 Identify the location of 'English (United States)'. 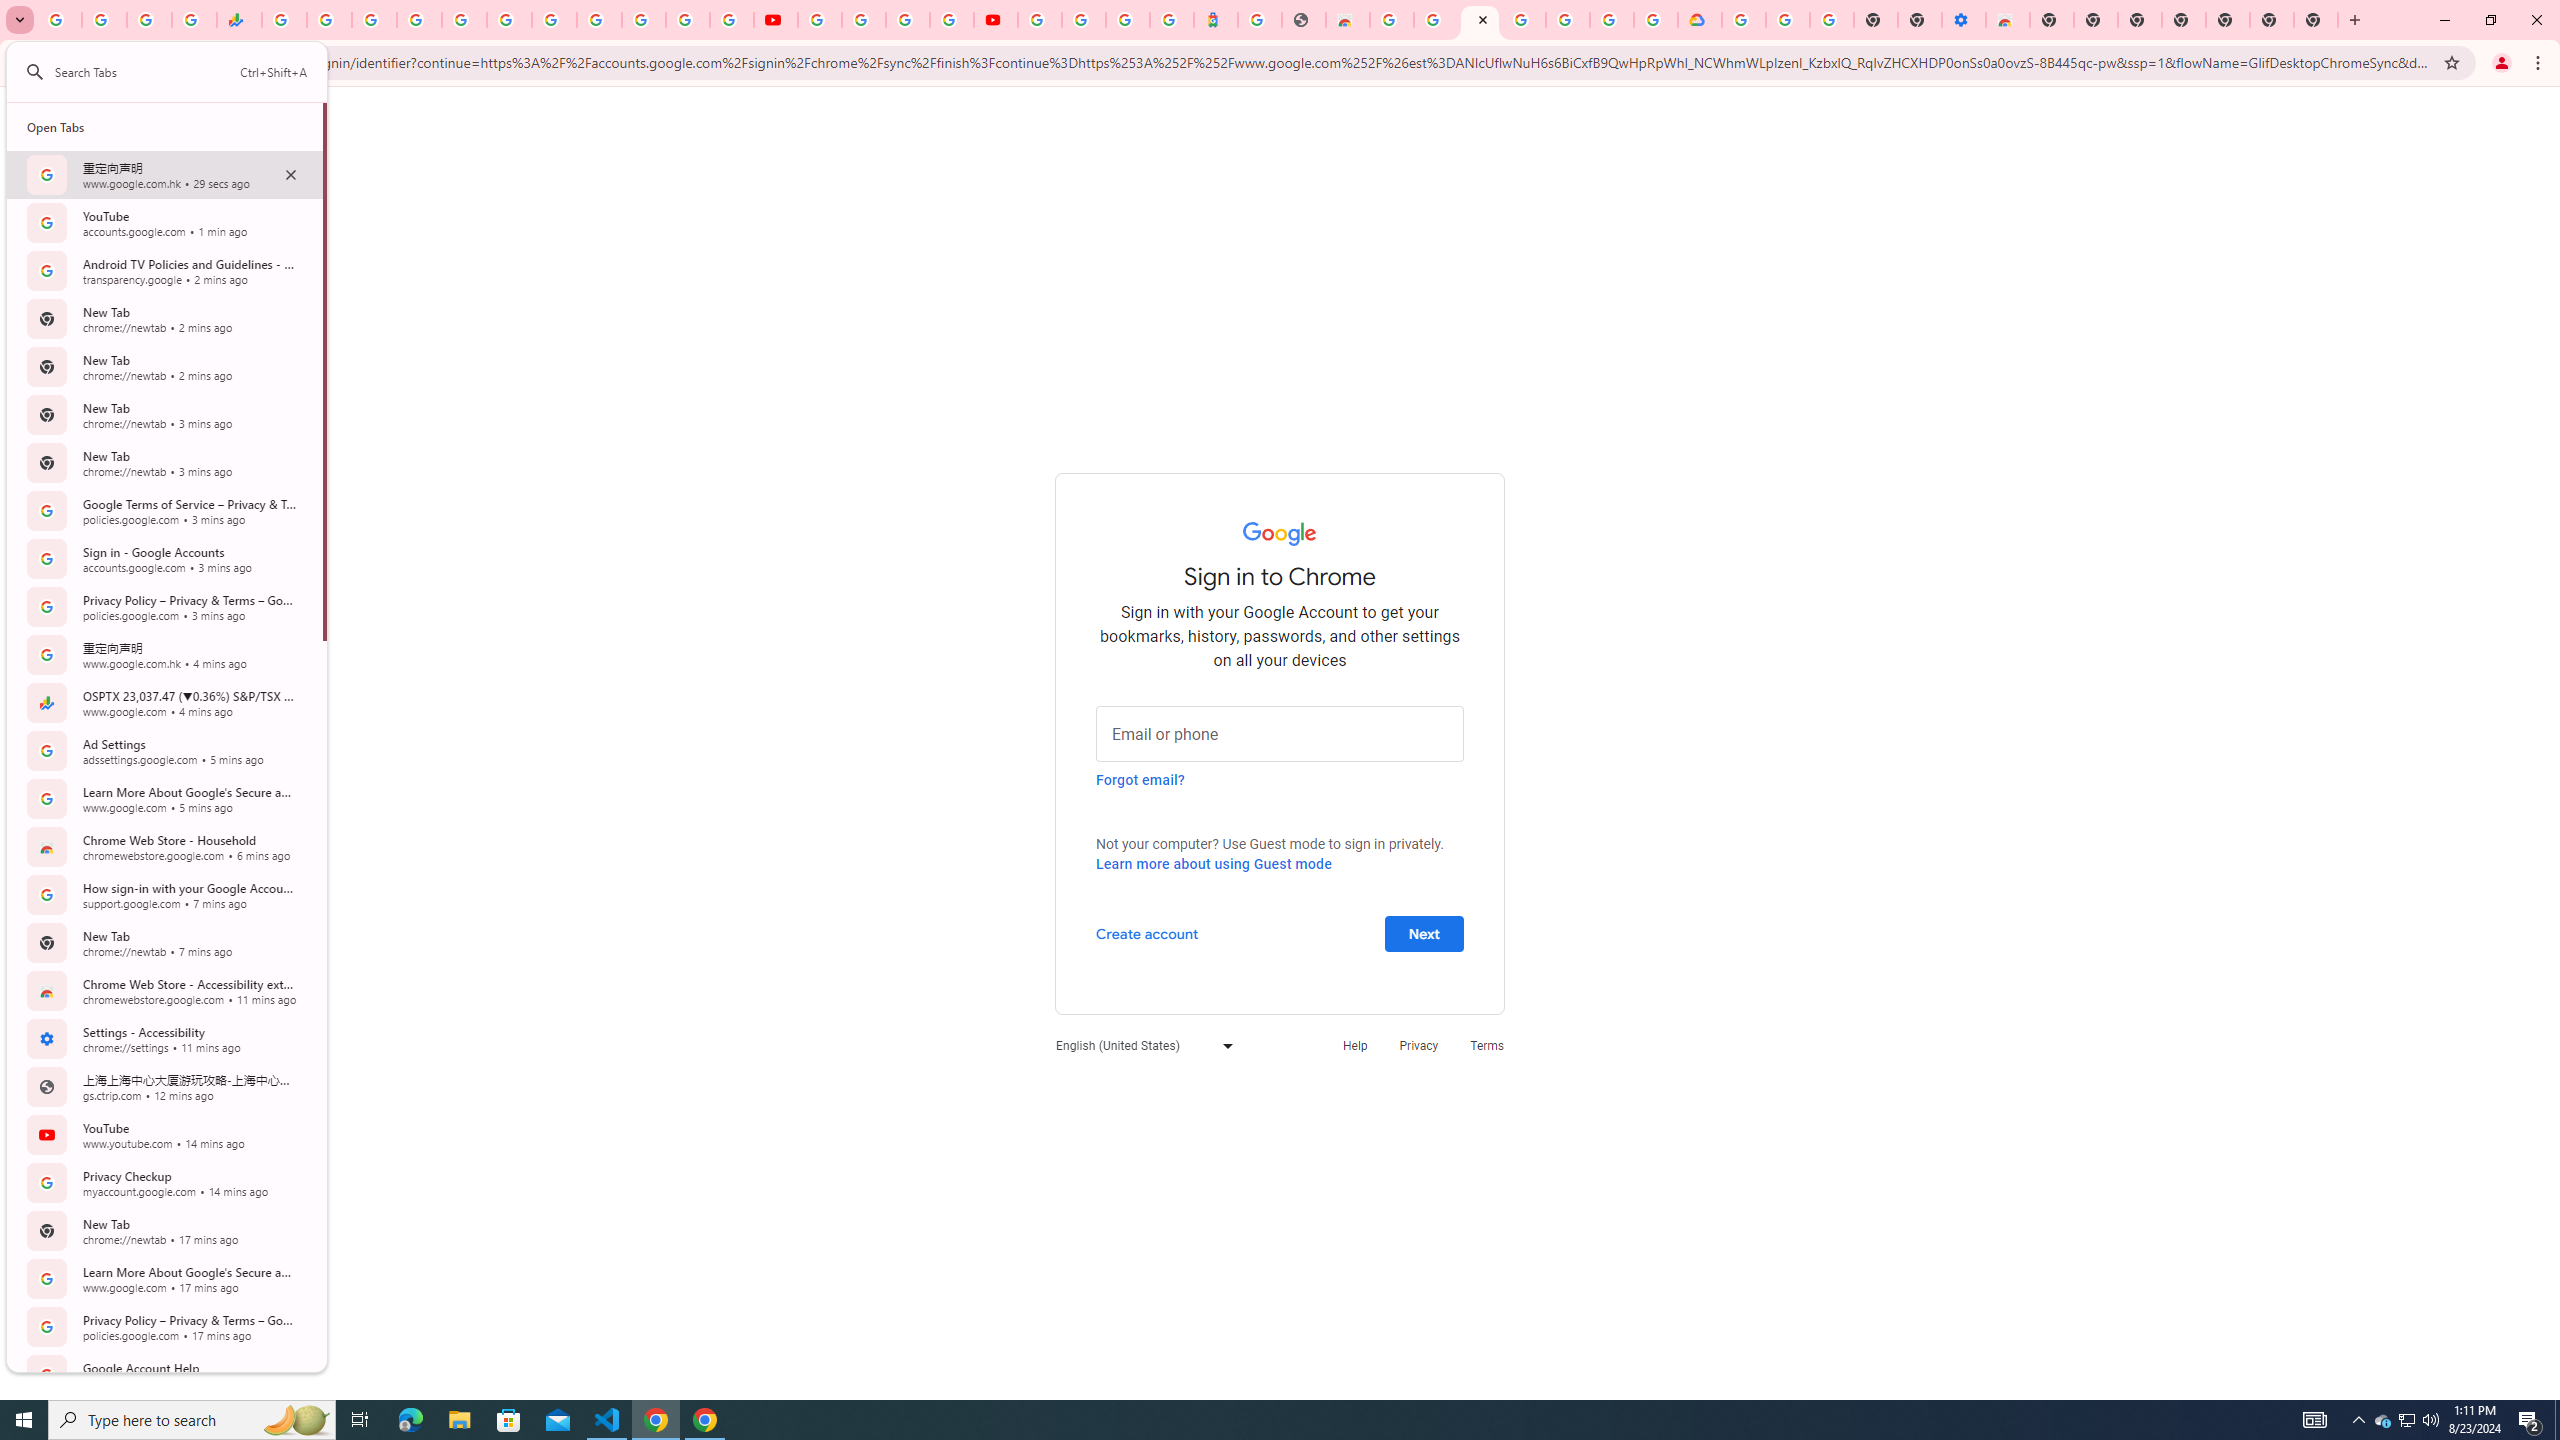
(1138, 1045).